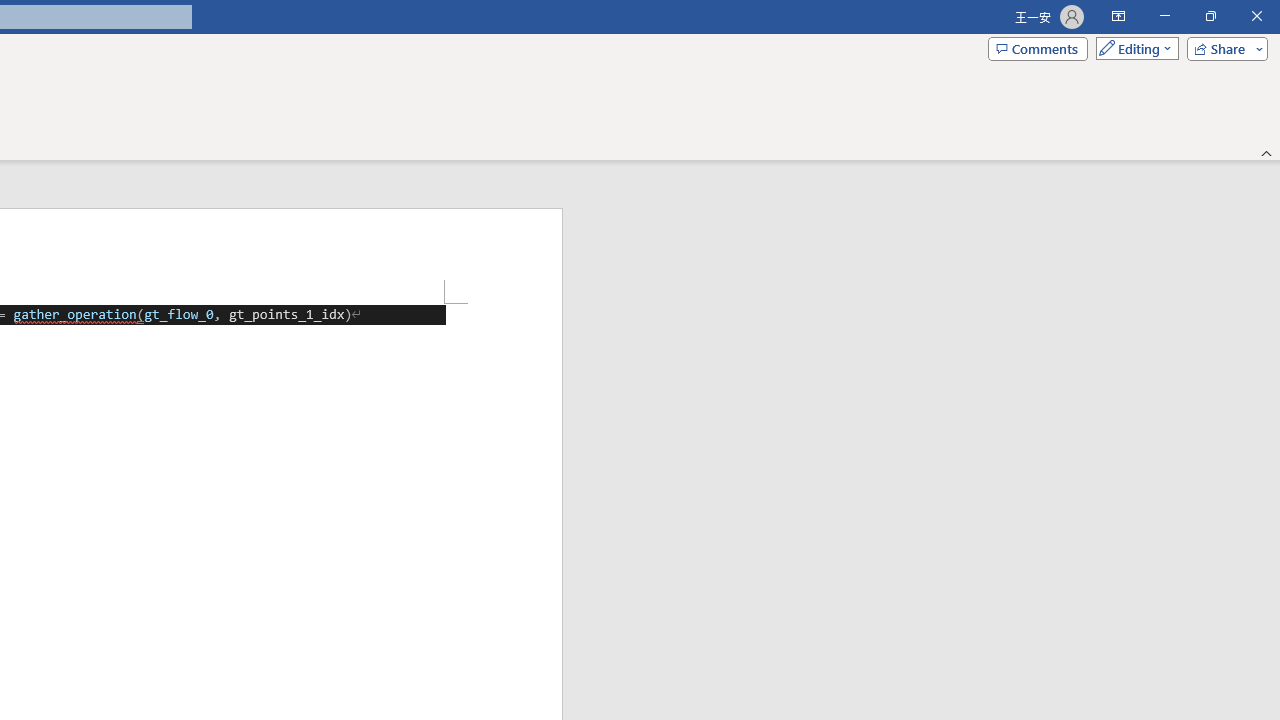 This screenshot has height=720, width=1280. Describe the element at coordinates (1266, 152) in the screenshot. I see `'Collapse the Ribbon'` at that location.